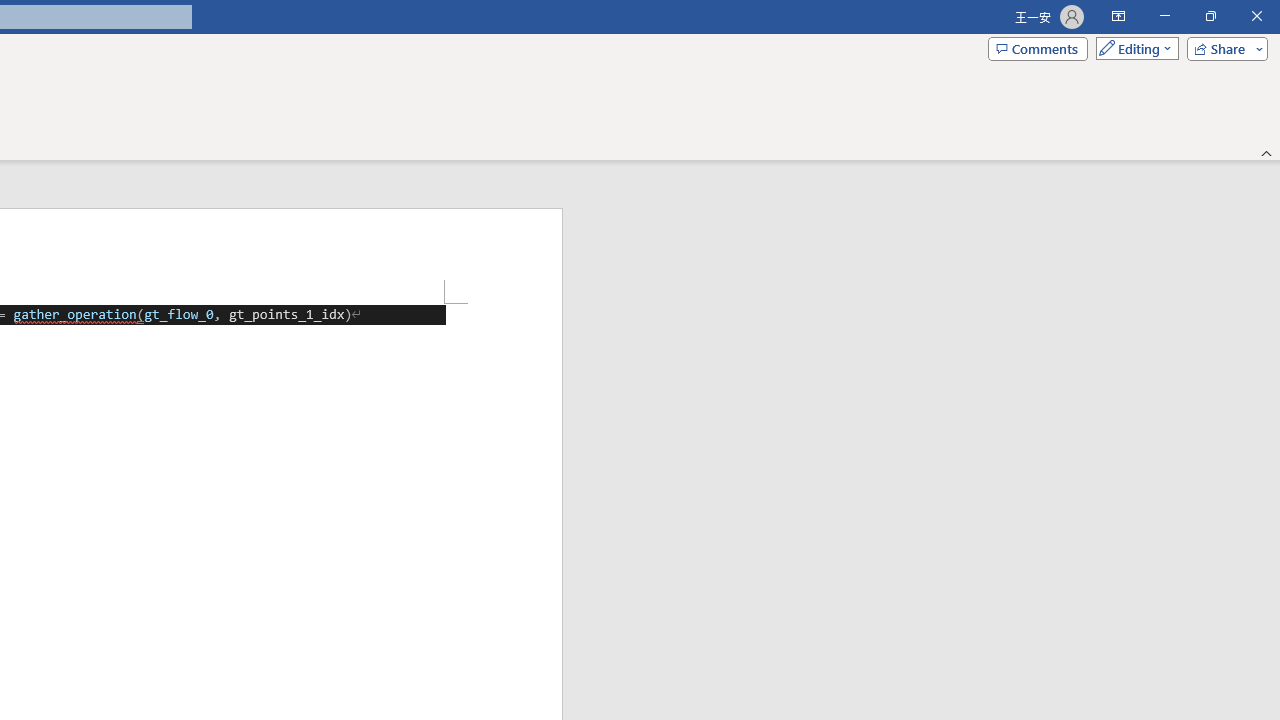 This screenshot has height=720, width=1280. Describe the element at coordinates (1266, 152) in the screenshot. I see `'Collapse the Ribbon'` at that location.